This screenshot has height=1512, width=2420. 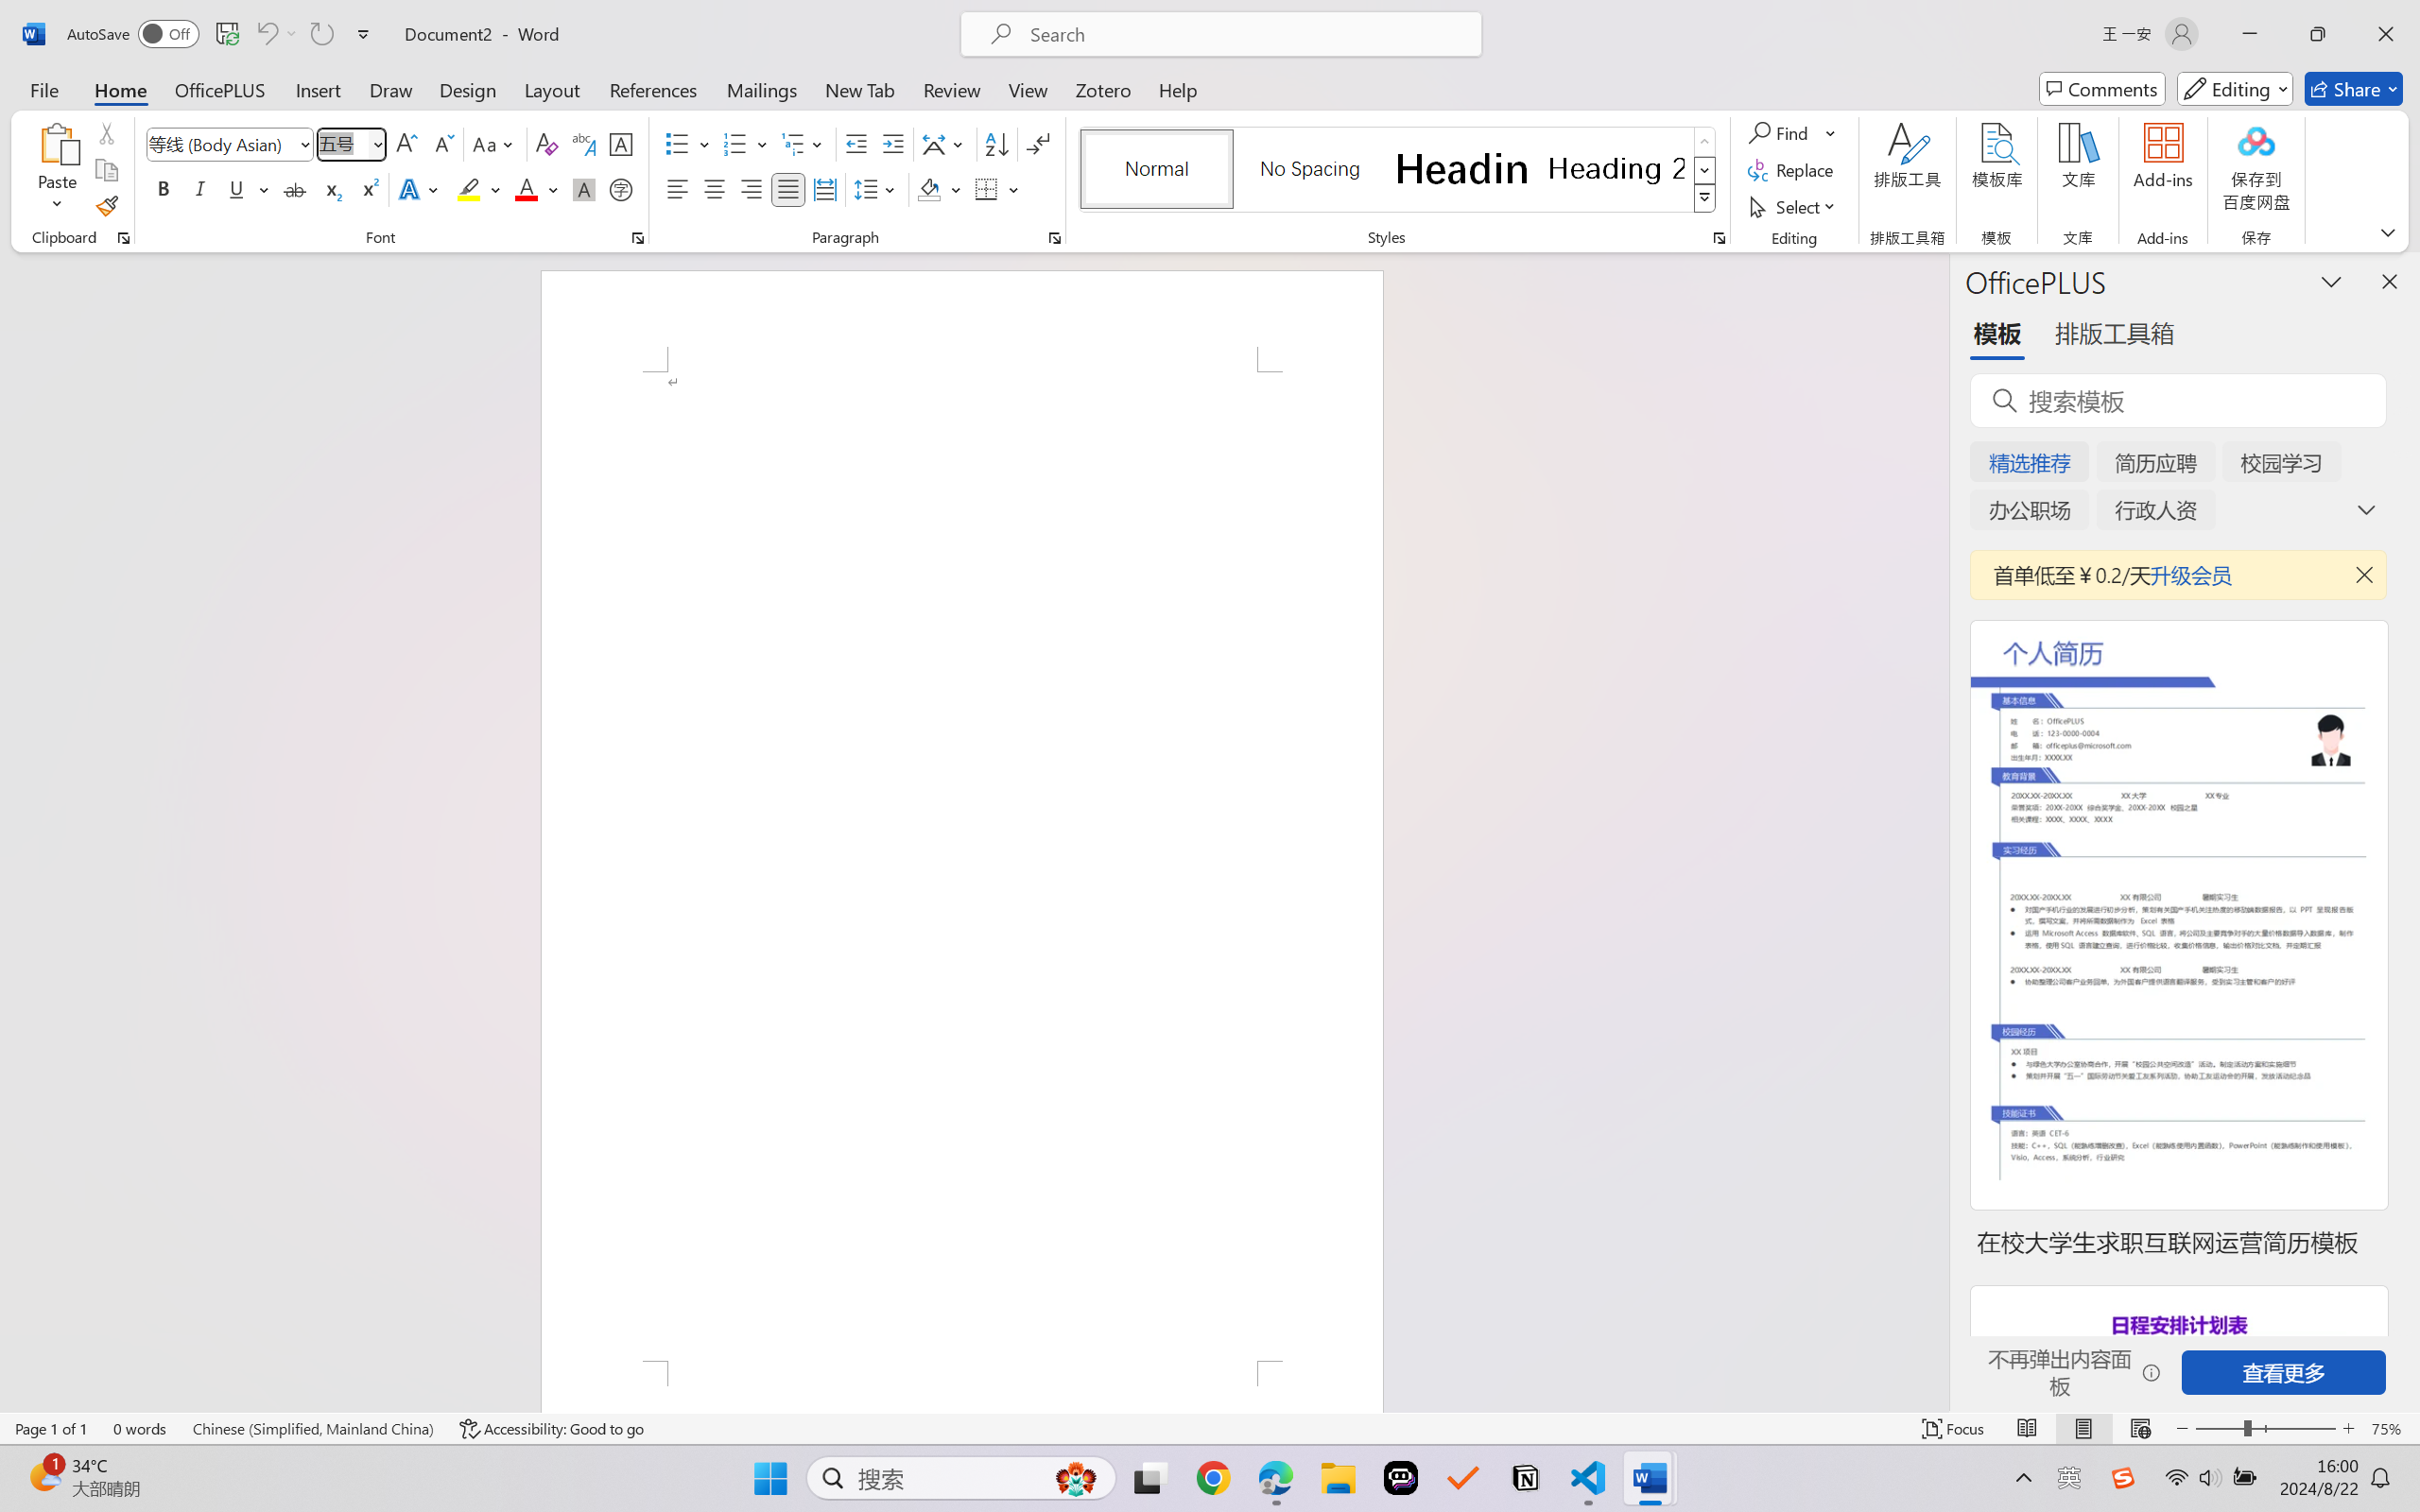 What do you see at coordinates (105, 207) in the screenshot?
I see `'Format Painter'` at bounding box center [105, 207].